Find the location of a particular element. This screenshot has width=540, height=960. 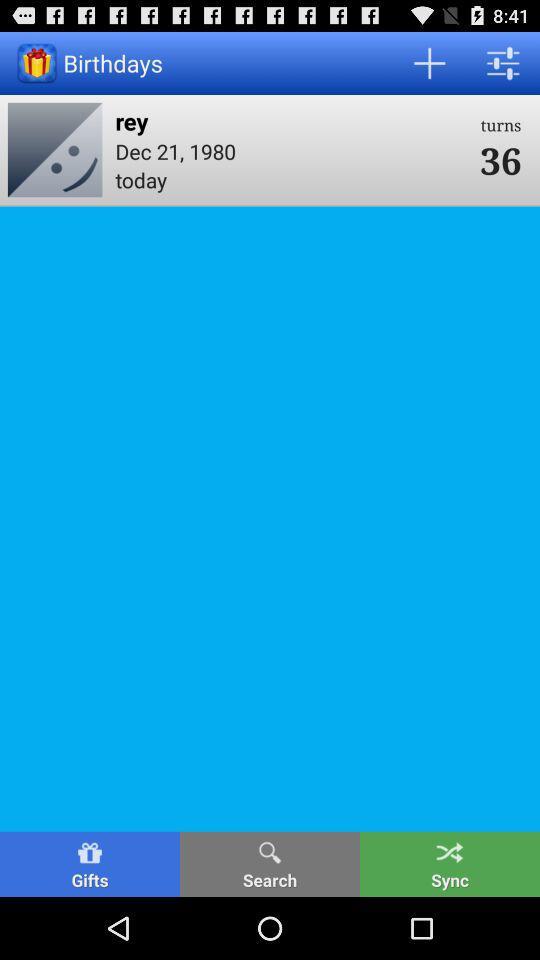

item above the sync item is located at coordinates (500, 158).